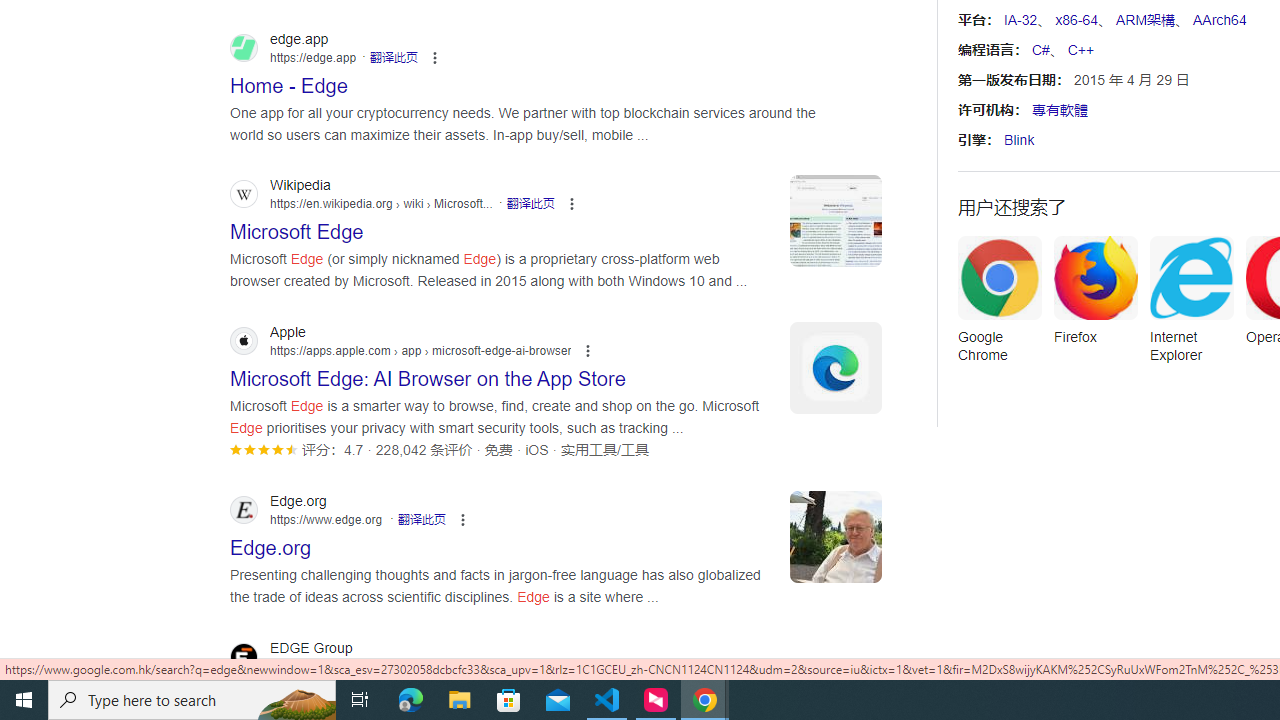  I want to click on 'Firefox', so click(1094, 297).